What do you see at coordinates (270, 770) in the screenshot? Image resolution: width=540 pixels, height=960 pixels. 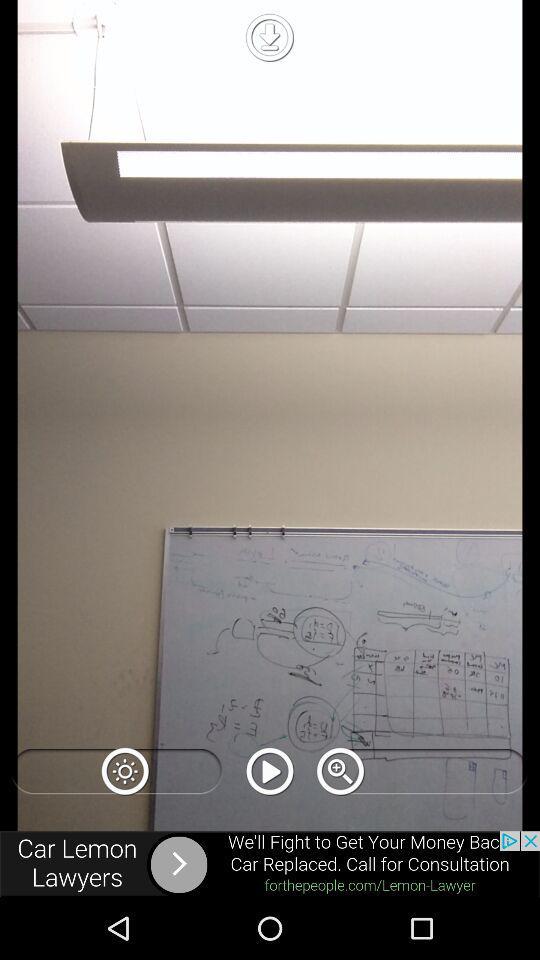 I see `button` at bounding box center [270, 770].